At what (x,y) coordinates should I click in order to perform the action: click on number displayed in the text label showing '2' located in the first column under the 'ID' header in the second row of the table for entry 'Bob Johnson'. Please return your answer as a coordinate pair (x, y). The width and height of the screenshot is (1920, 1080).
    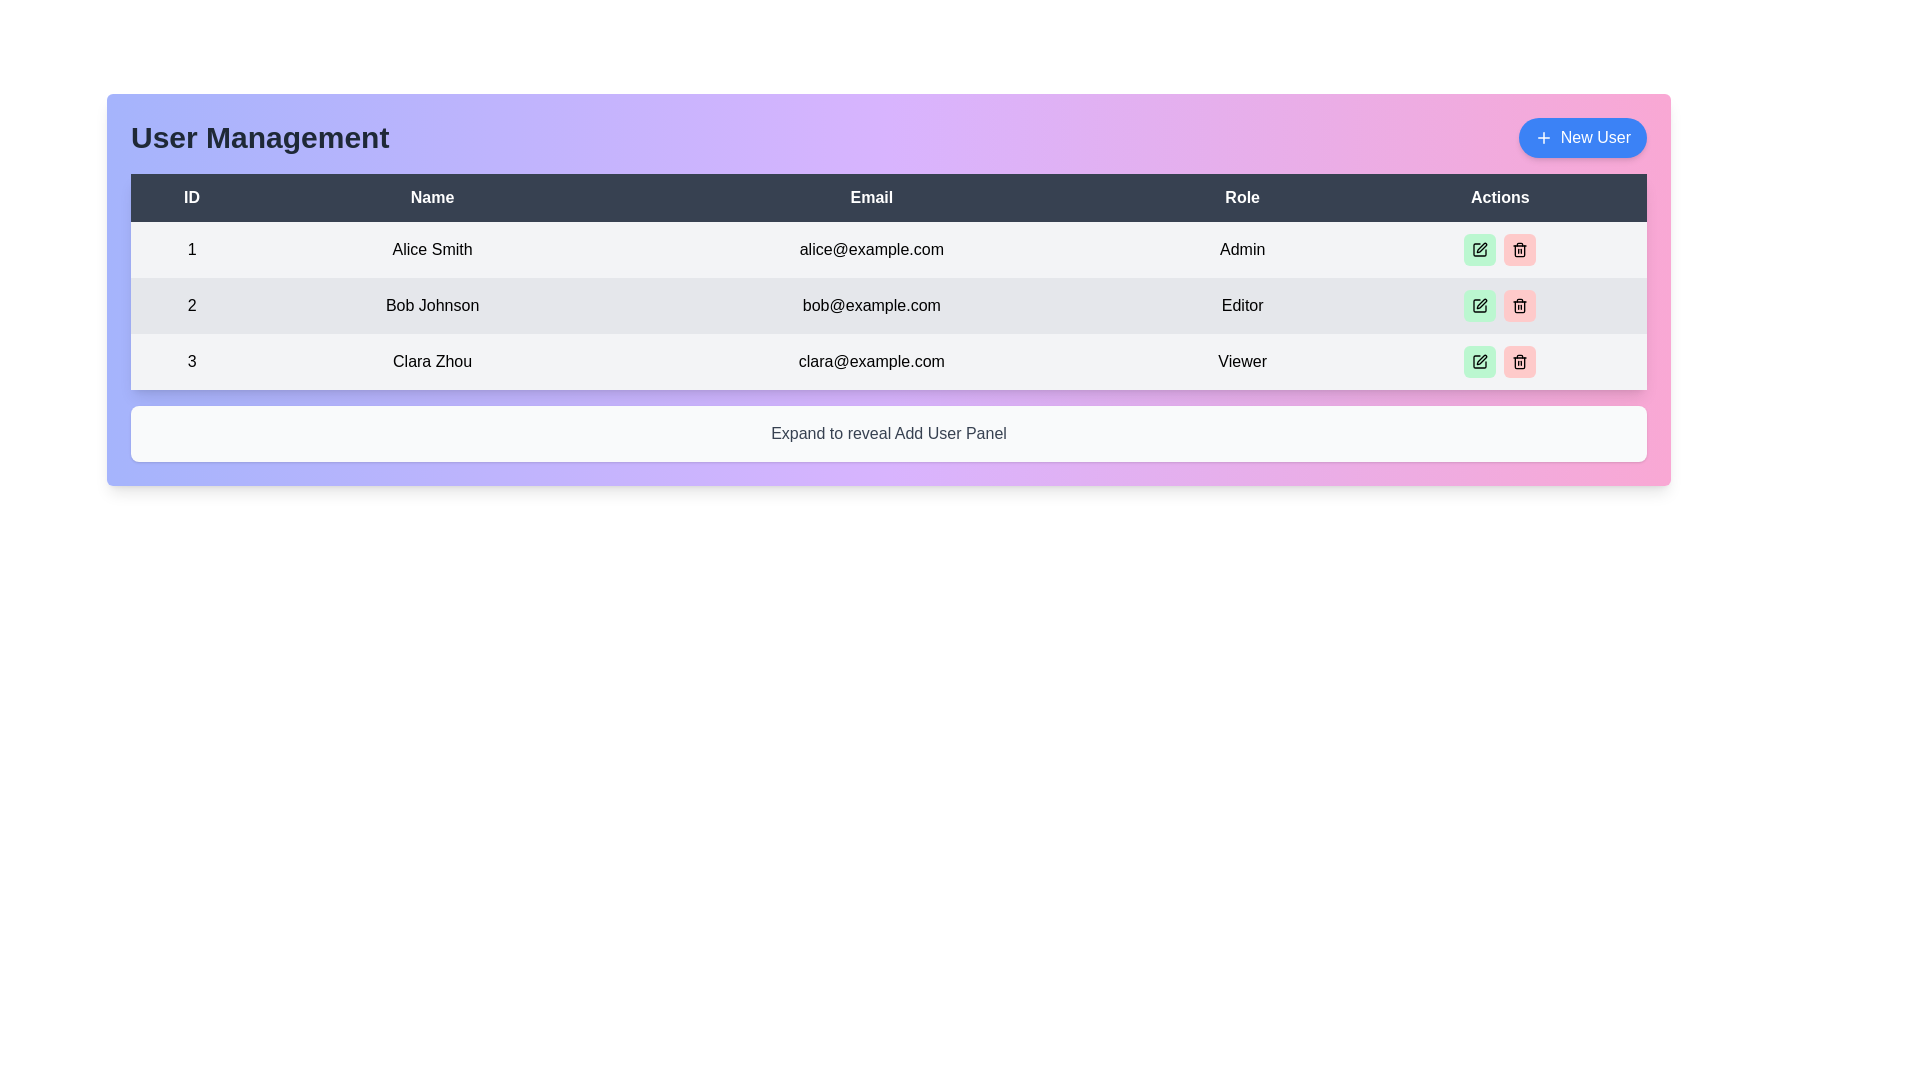
    Looking at the image, I should click on (192, 305).